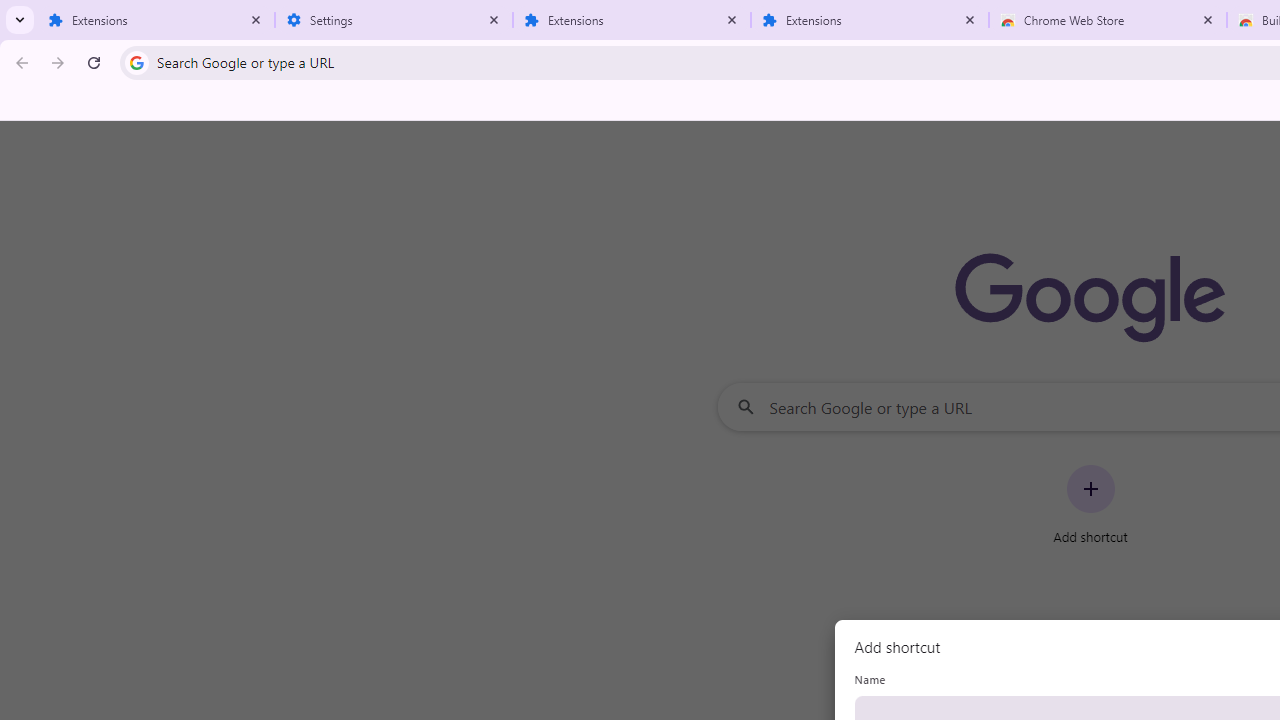 Image resolution: width=1280 pixels, height=720 pixels. I want to click on 'Extensions', so click(155, 20).